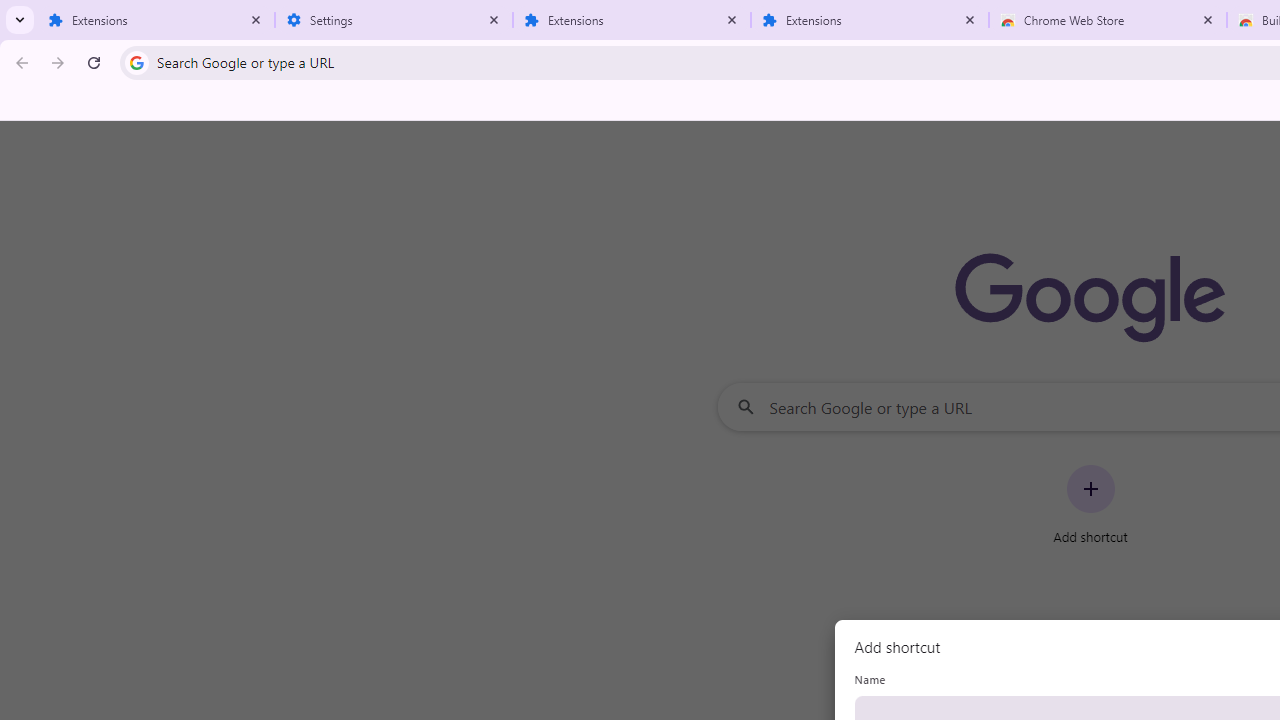 Image resolution: width=1280 pixels, height=720 pixels. I want to click on 'Extensions', so click(155, 20).